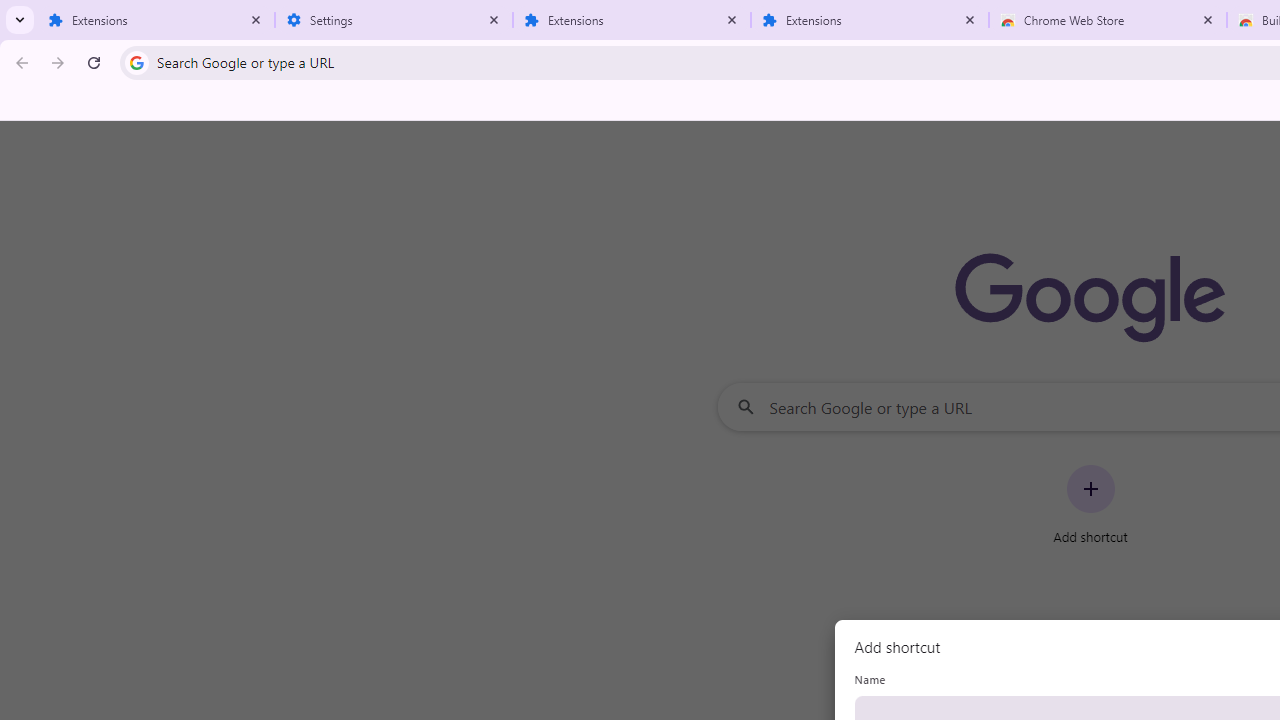 Image resolution: width=1280 pixels, height=720 pixels. I want to click on 'Extensions', so click(155, 20).